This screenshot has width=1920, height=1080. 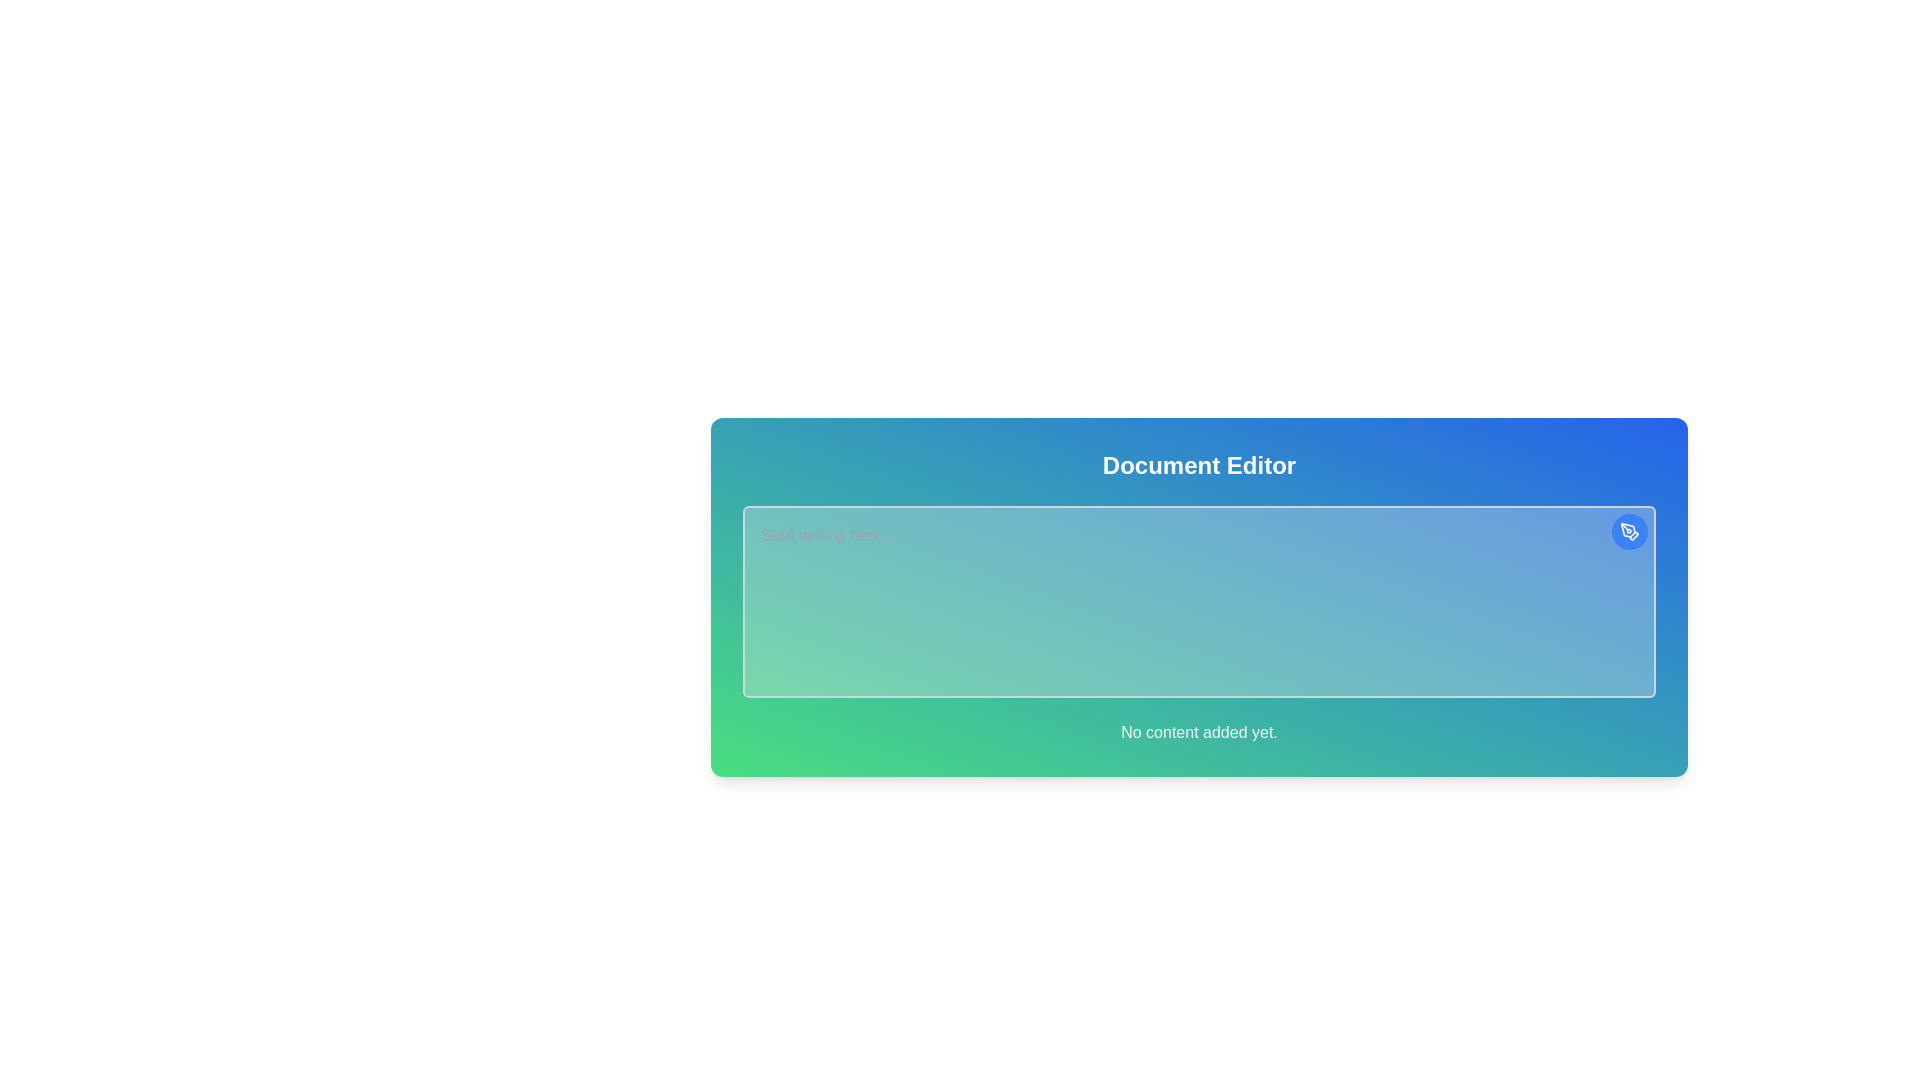 What do you see at coordinates (1630, 531) in the screenshot?
I see `the blue circular button with a white pen-shaped icon at its center, located in the top-right corner of the document editor` at bounding box center [1630, 531].